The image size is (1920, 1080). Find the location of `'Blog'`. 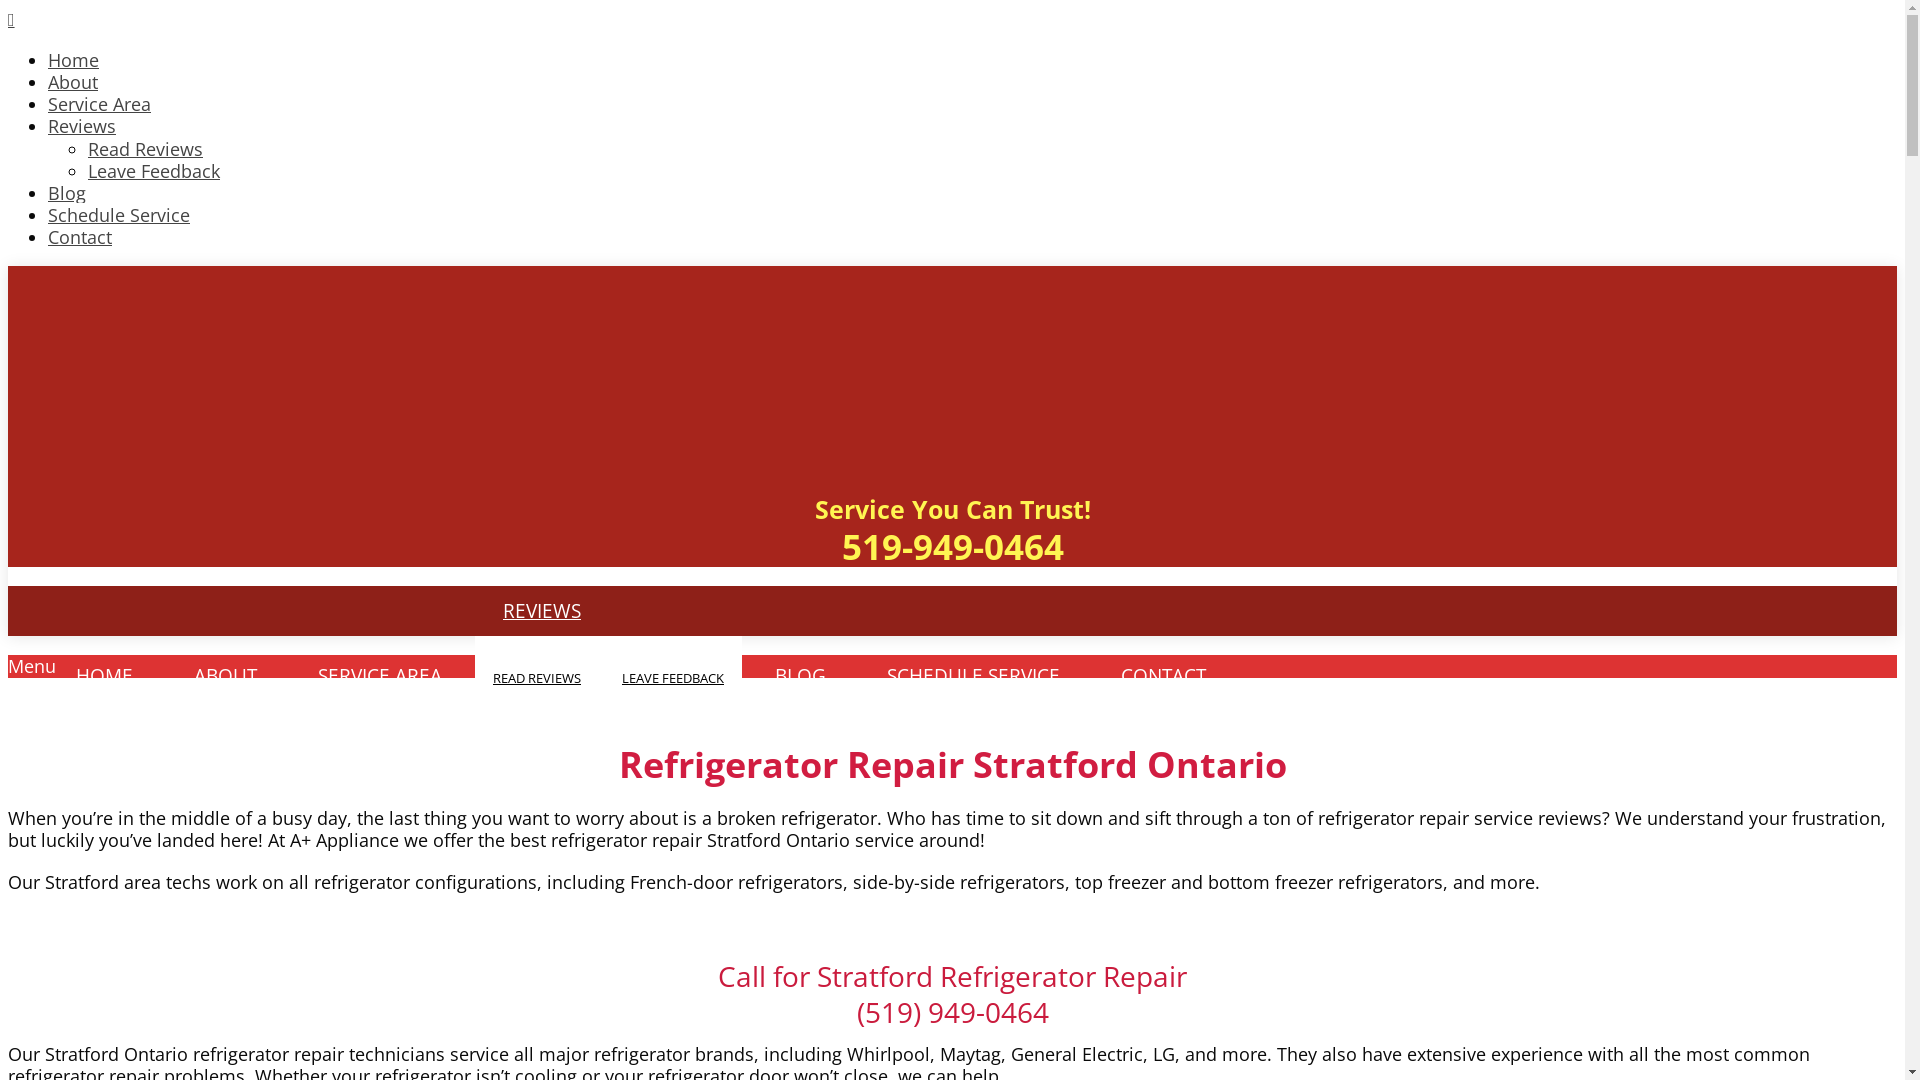

'Blog' is located at coordinates (48, 192).